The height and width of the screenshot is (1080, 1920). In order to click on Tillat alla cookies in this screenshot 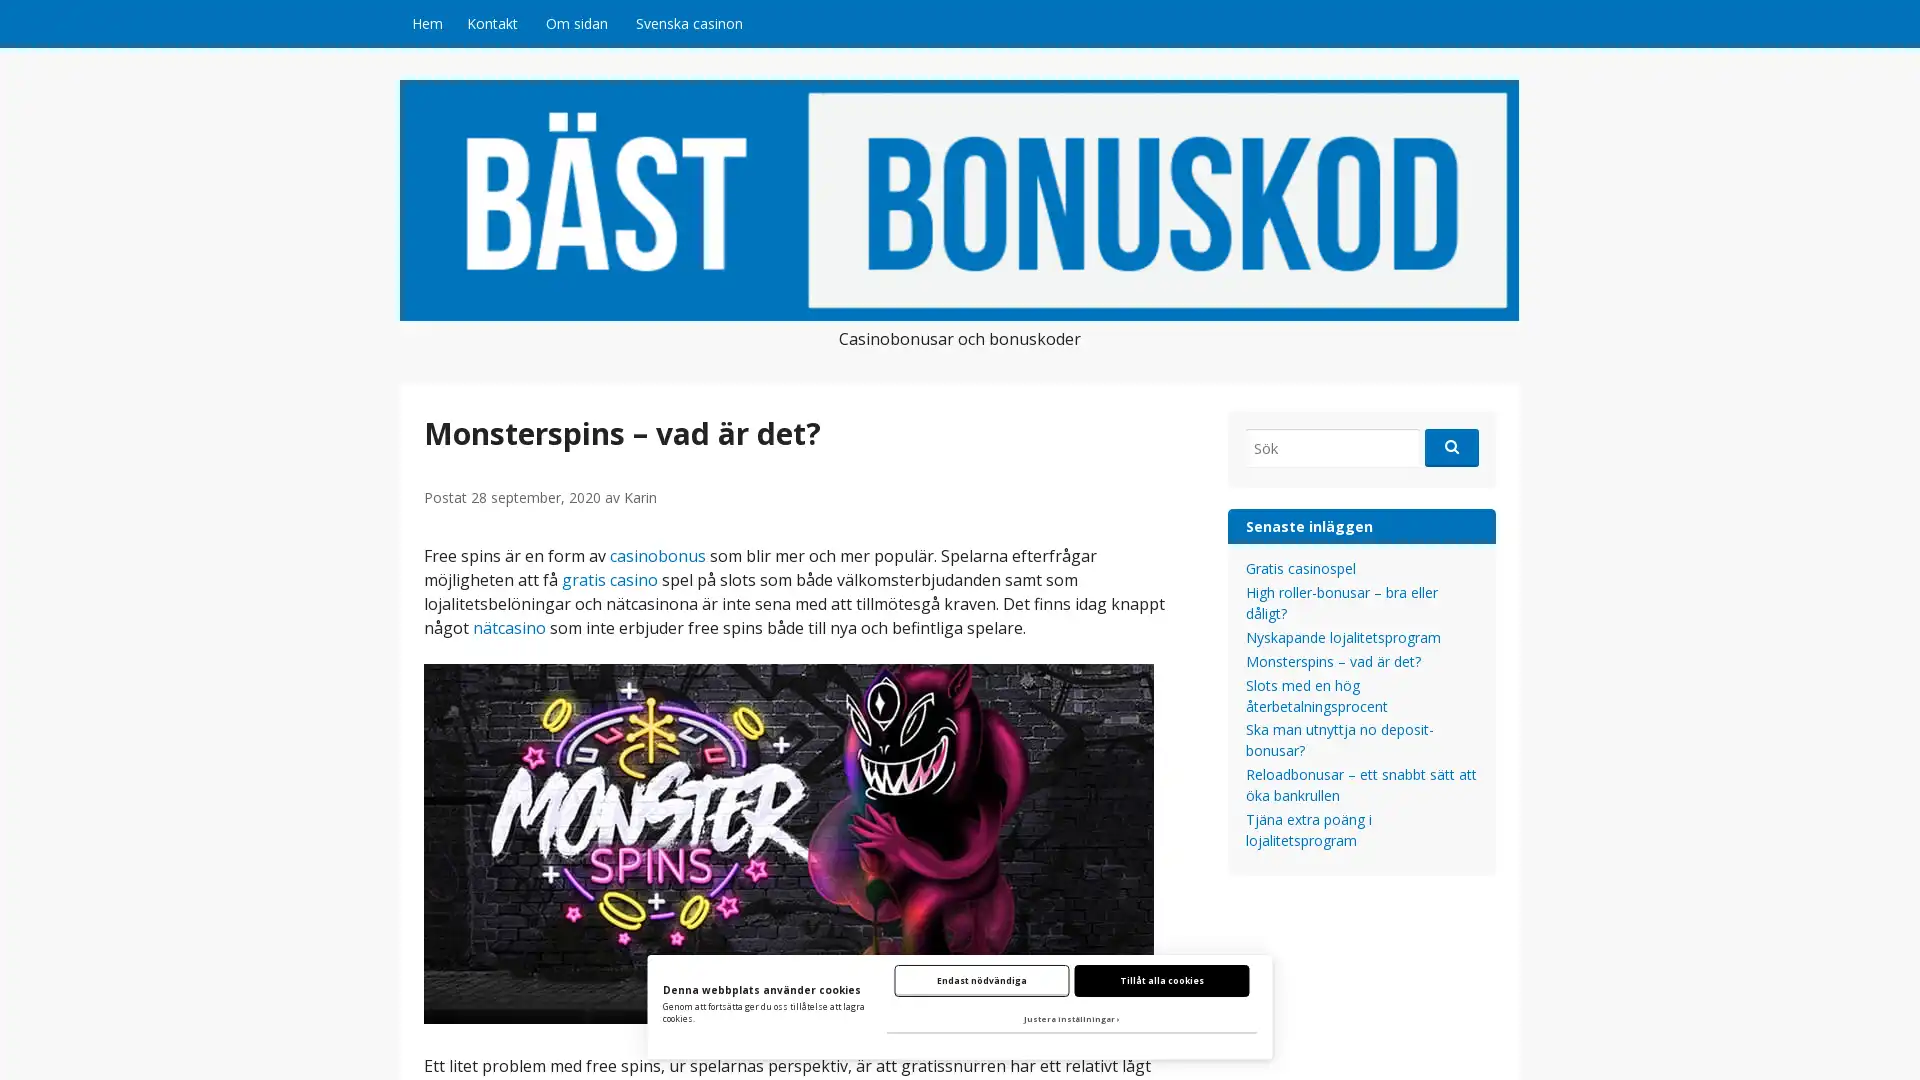, I will do `click(1161, 979)`.